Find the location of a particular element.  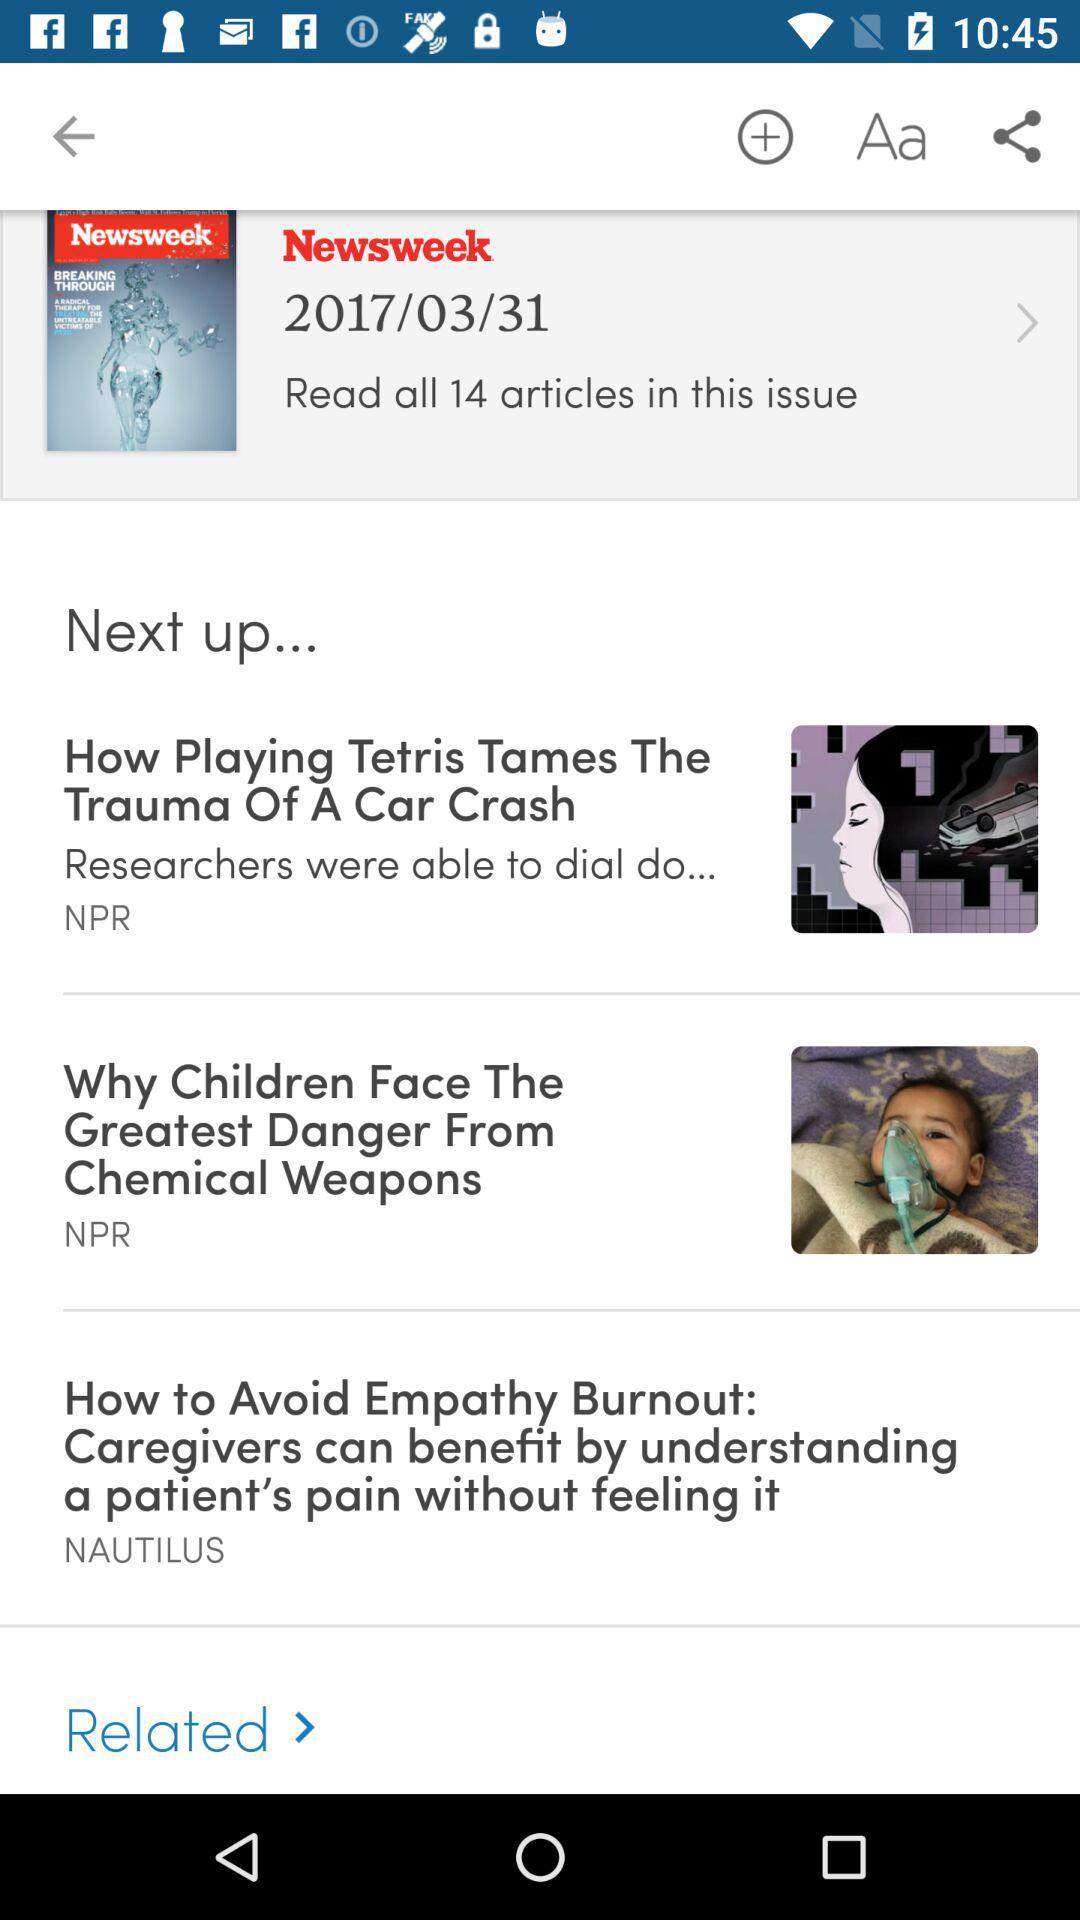

the related item is located at coordinates (198, 1704).